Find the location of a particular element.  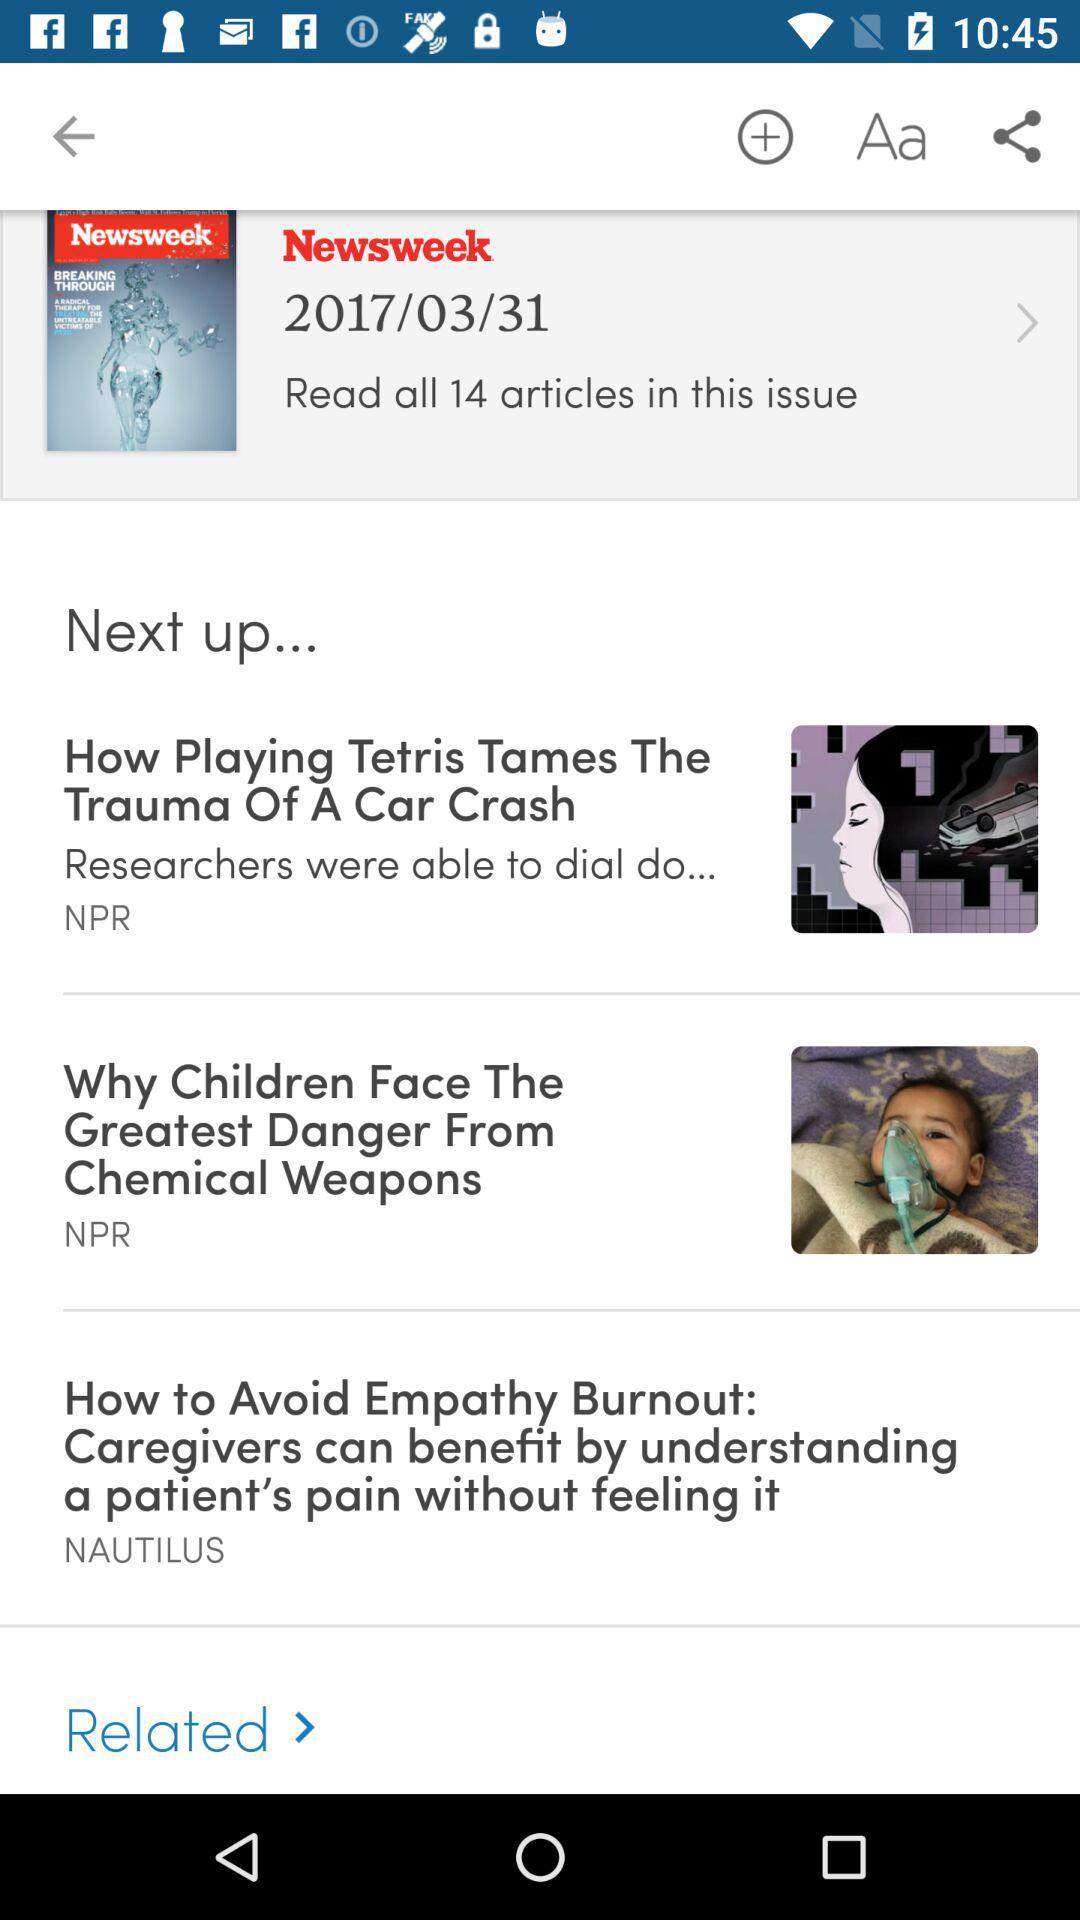

the related item is located at coordinates (198, 1704).